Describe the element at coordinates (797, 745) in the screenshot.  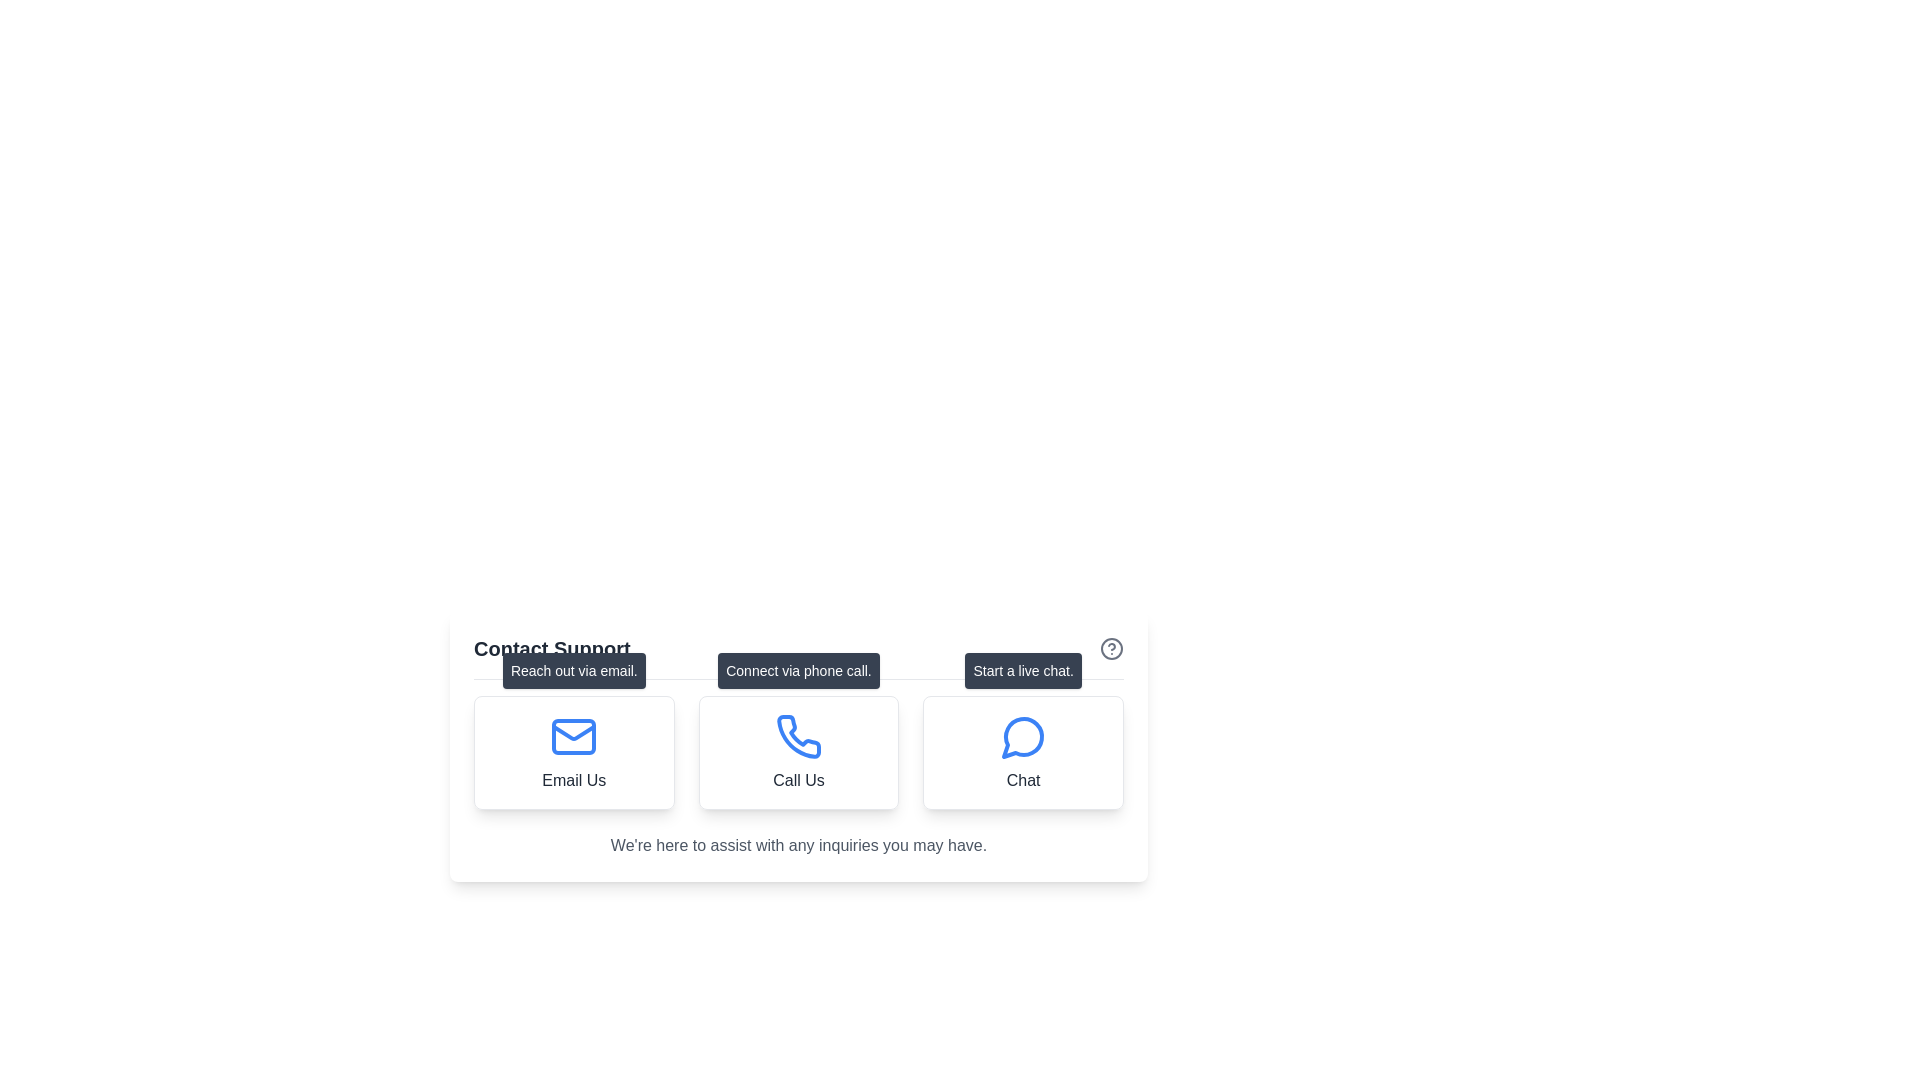
I see `the 'Call Us' button, which is a rectangular button with a blue phone icon located in the central column of a three-column layout, to initiate a phone call` at that location.